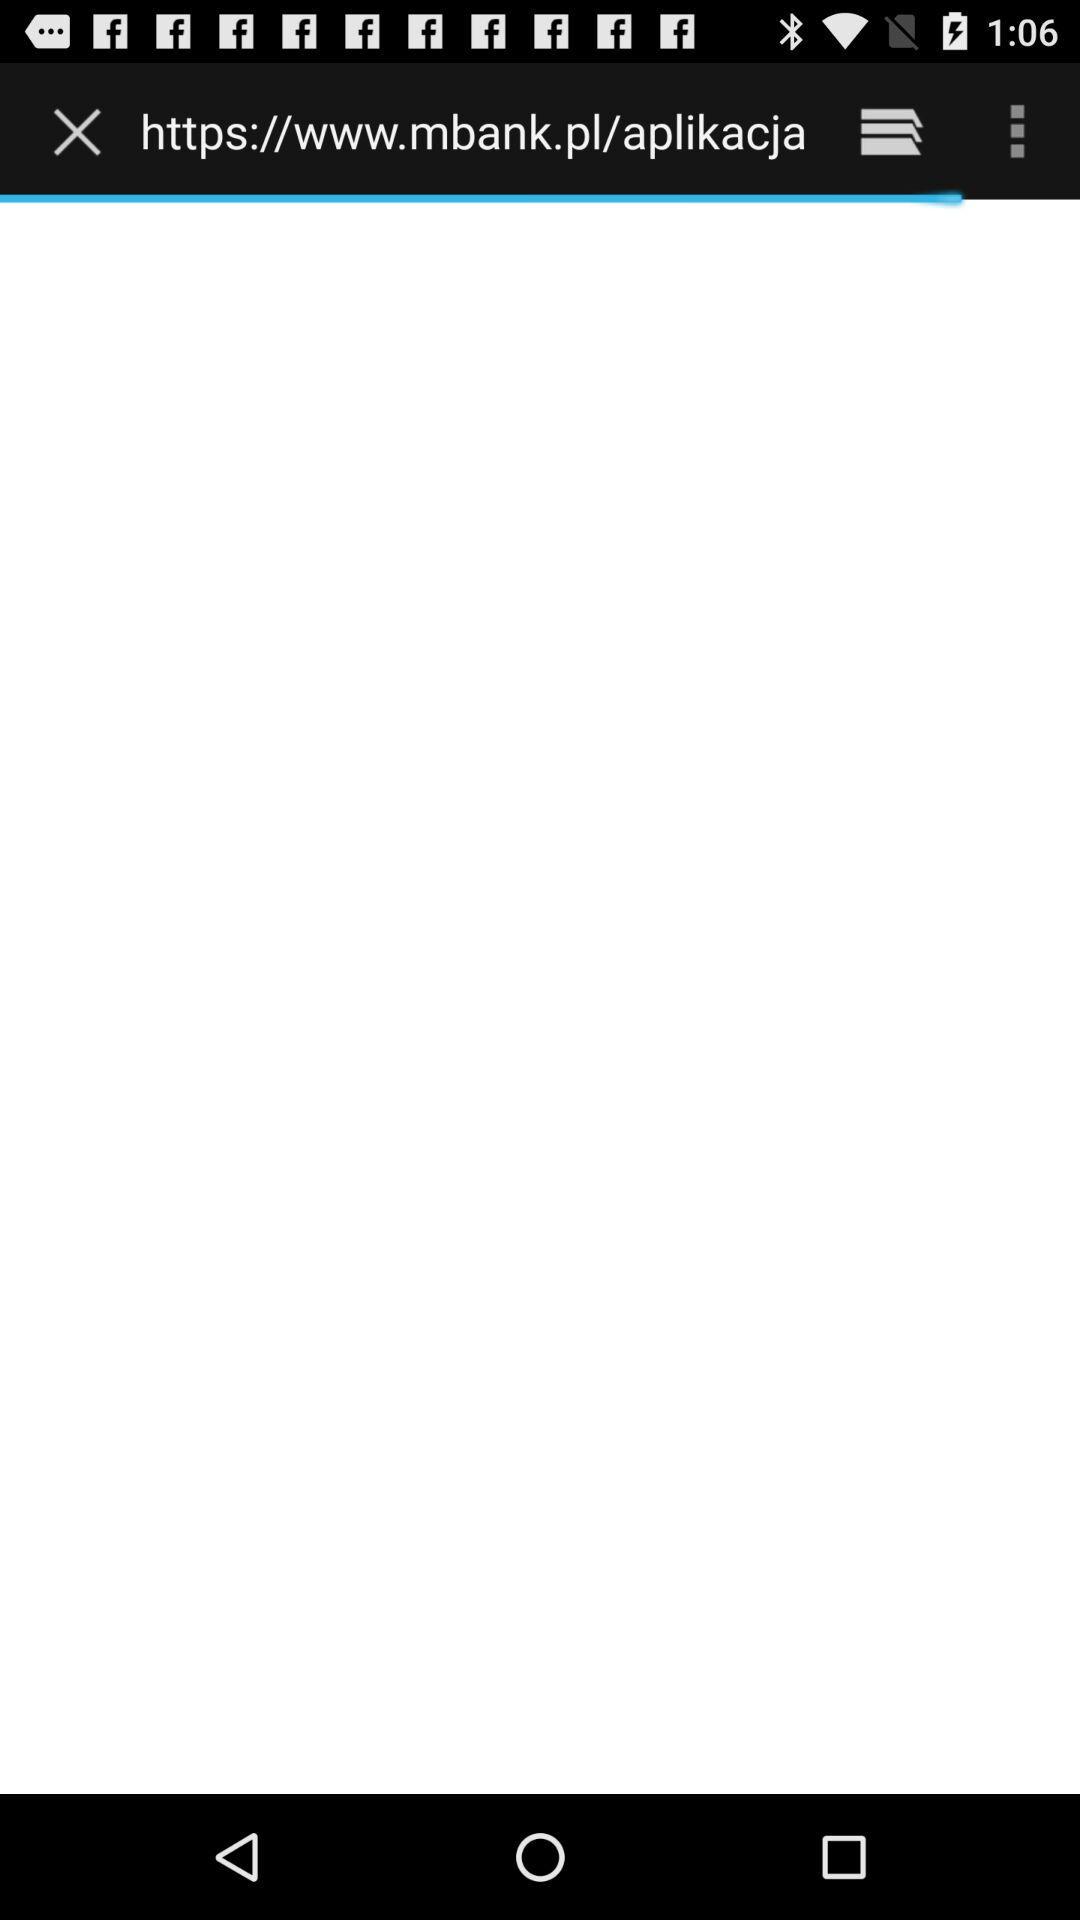 The width and height of the screenshot is (1080, 1920). What do you see at coordinates (472, 130) in the screenshot?
I see `https www mbank icon` at bounding box center [472, 130].